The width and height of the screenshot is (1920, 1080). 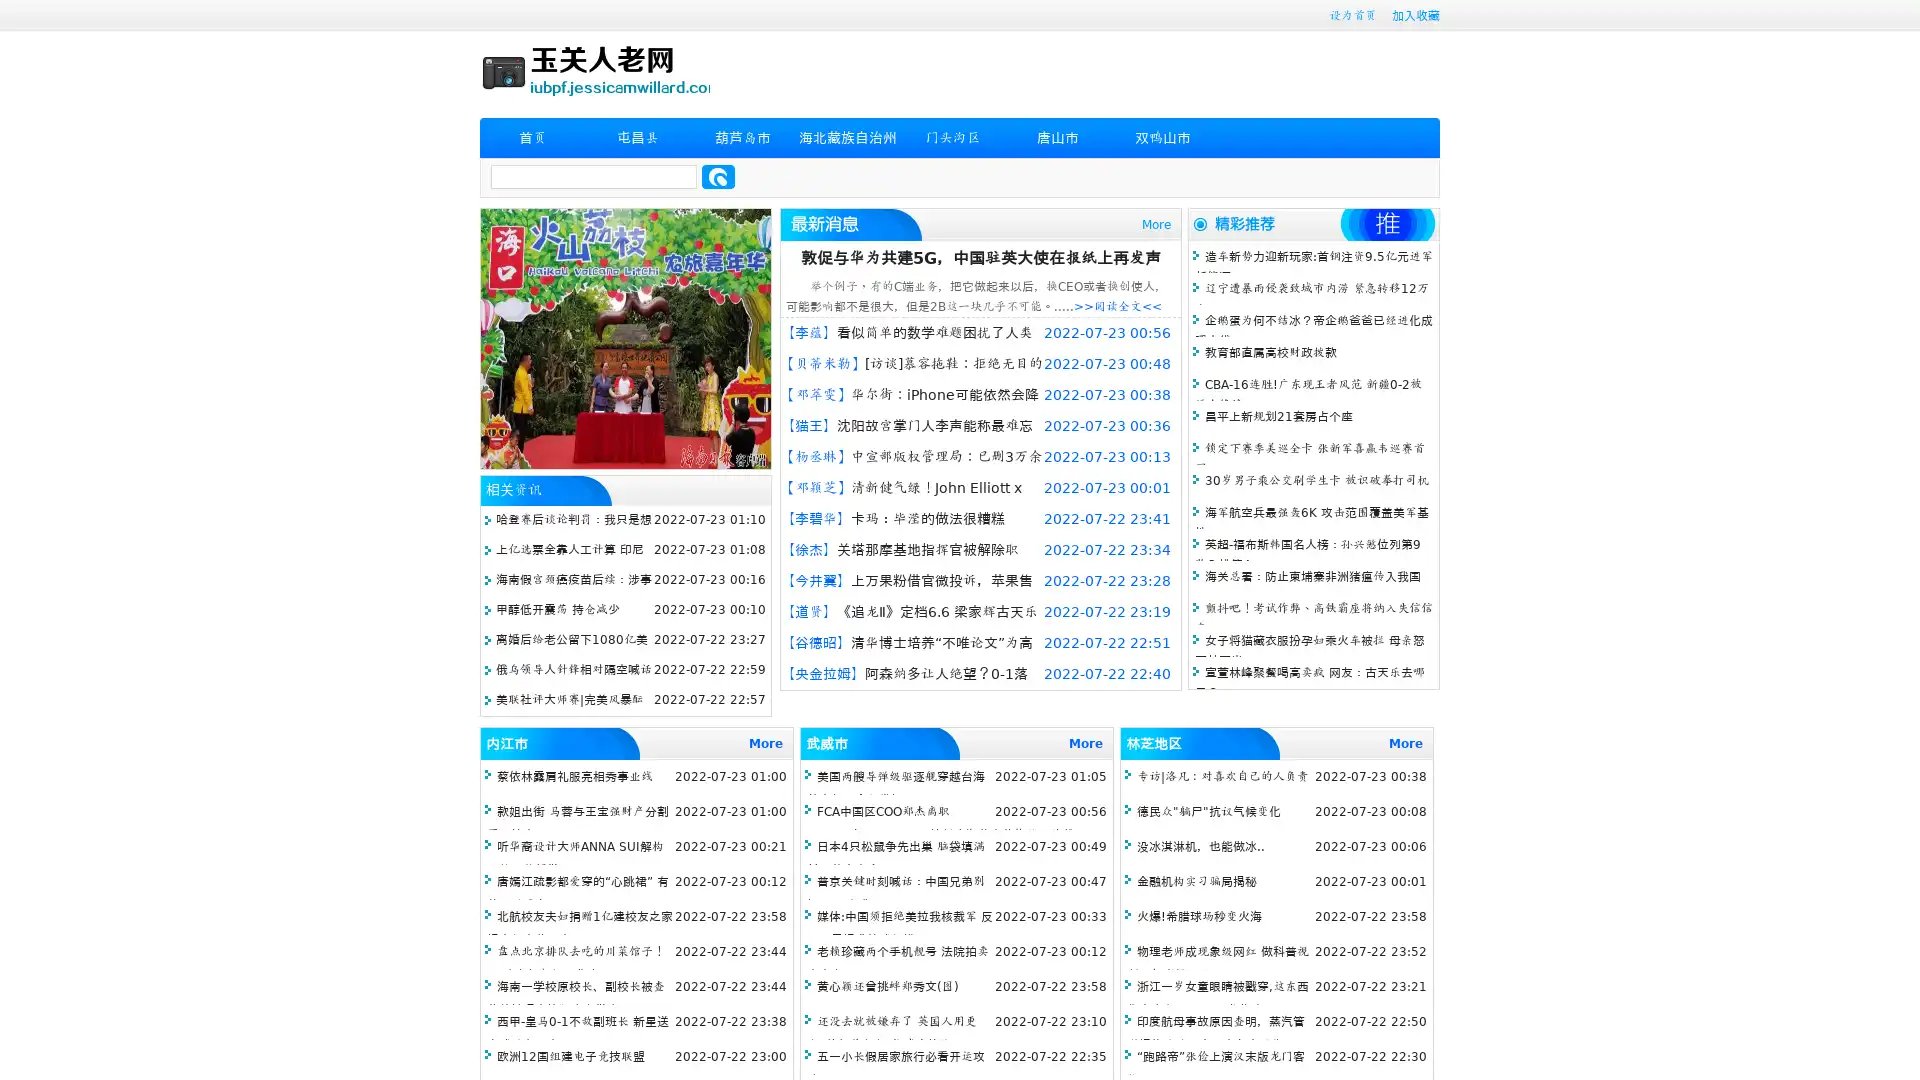 I want to click on Search, so click(x=718, y=176).